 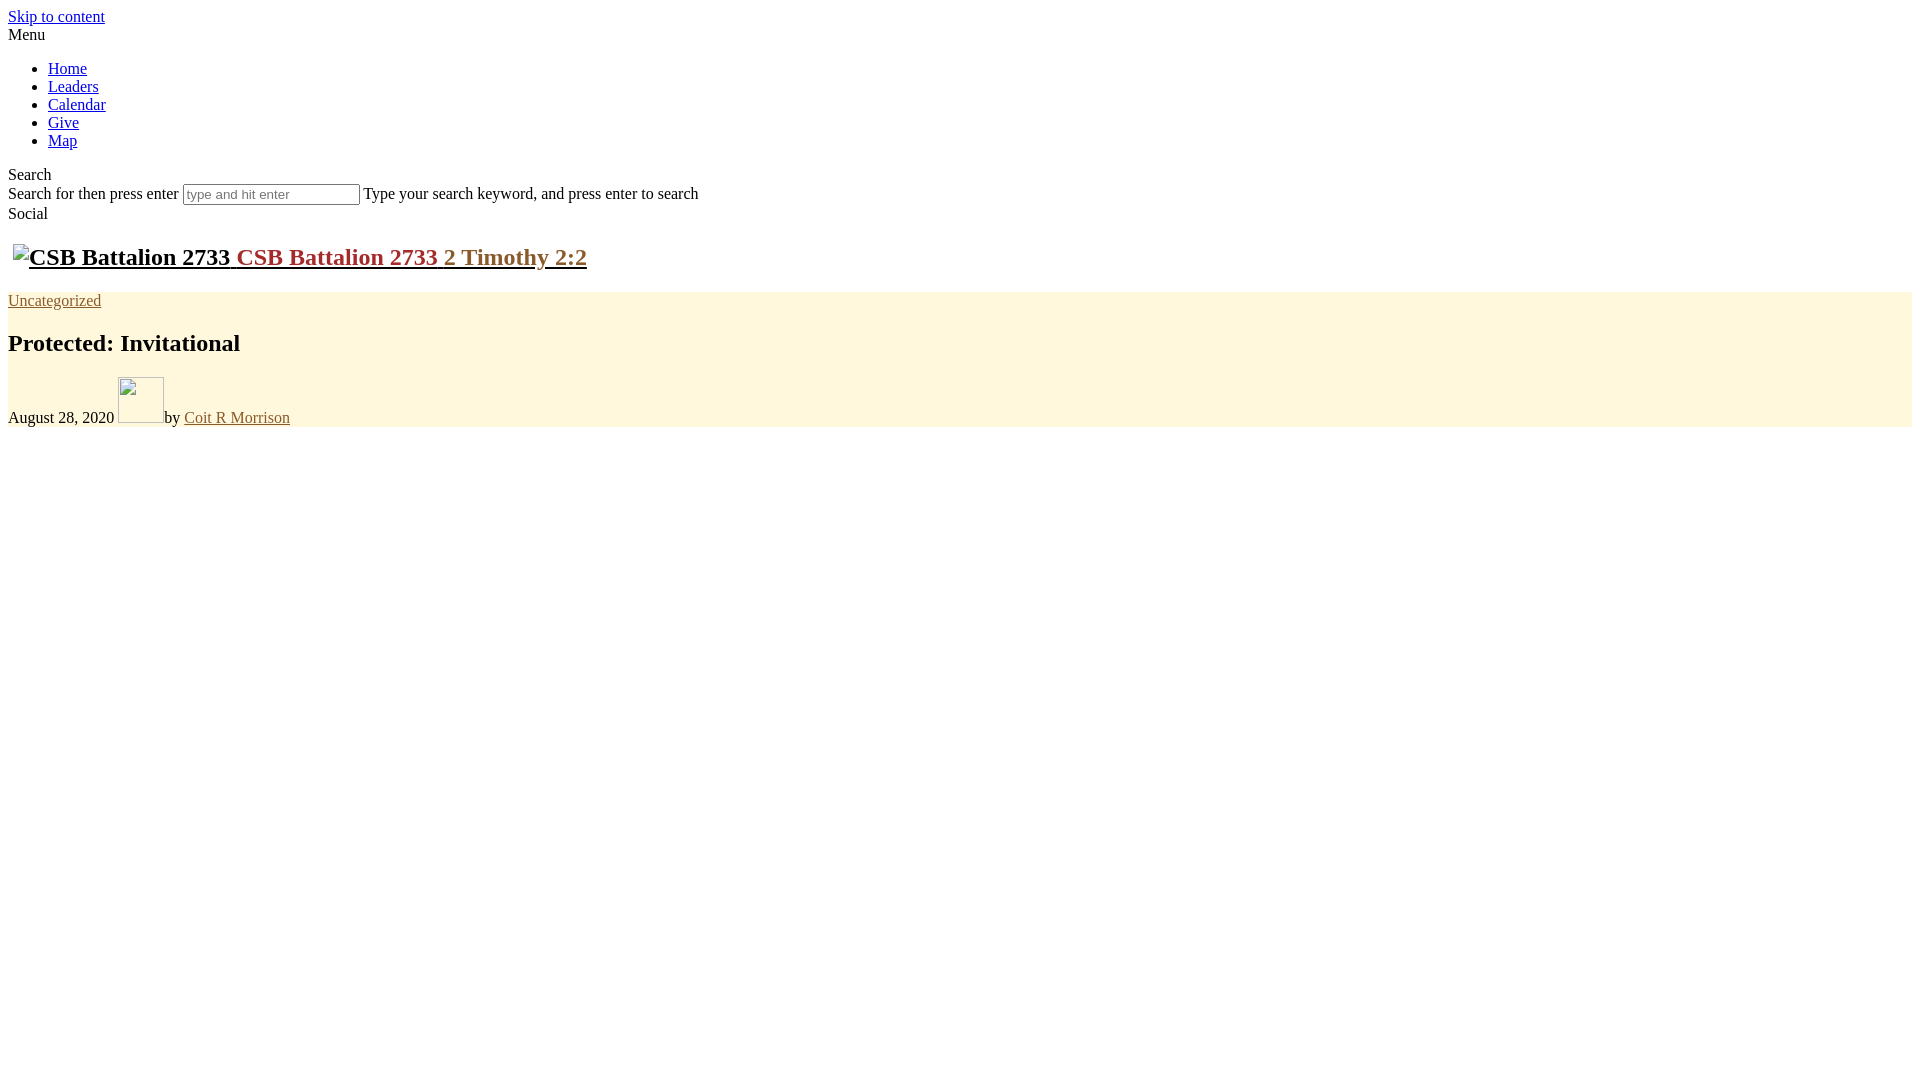 What do you see at coordinates (29, 173) in the screenshot?
I see `'Search'` at bounding box center [29, 173].